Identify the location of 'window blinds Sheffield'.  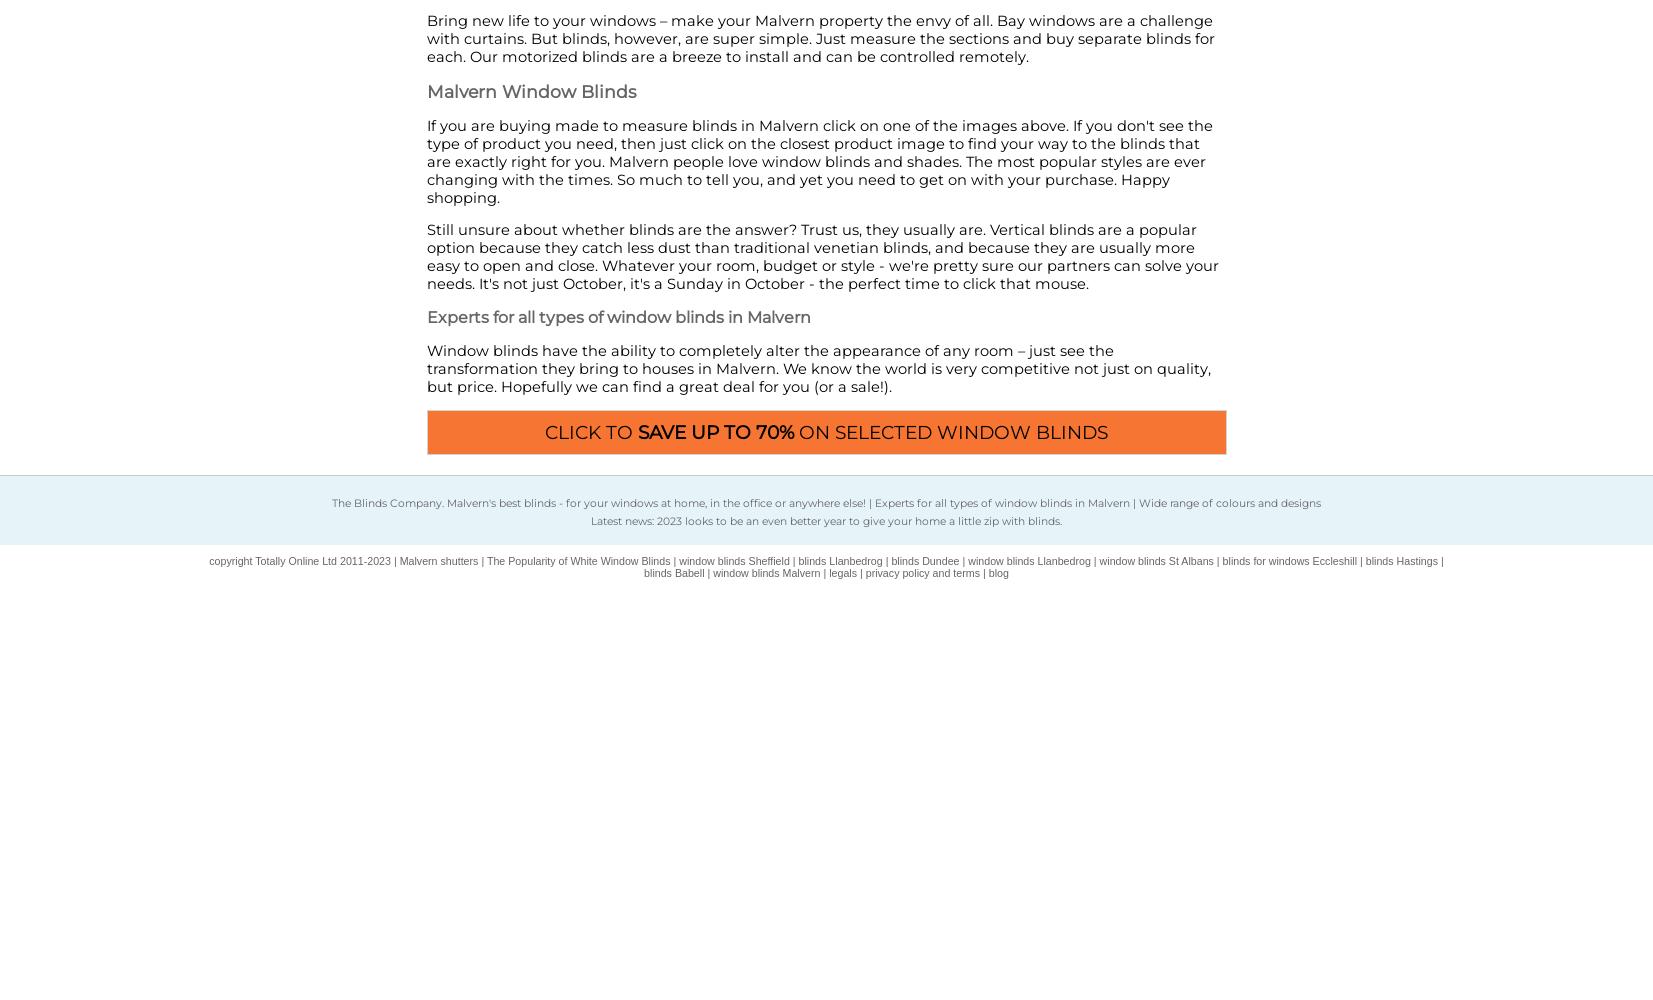
(732, 561).